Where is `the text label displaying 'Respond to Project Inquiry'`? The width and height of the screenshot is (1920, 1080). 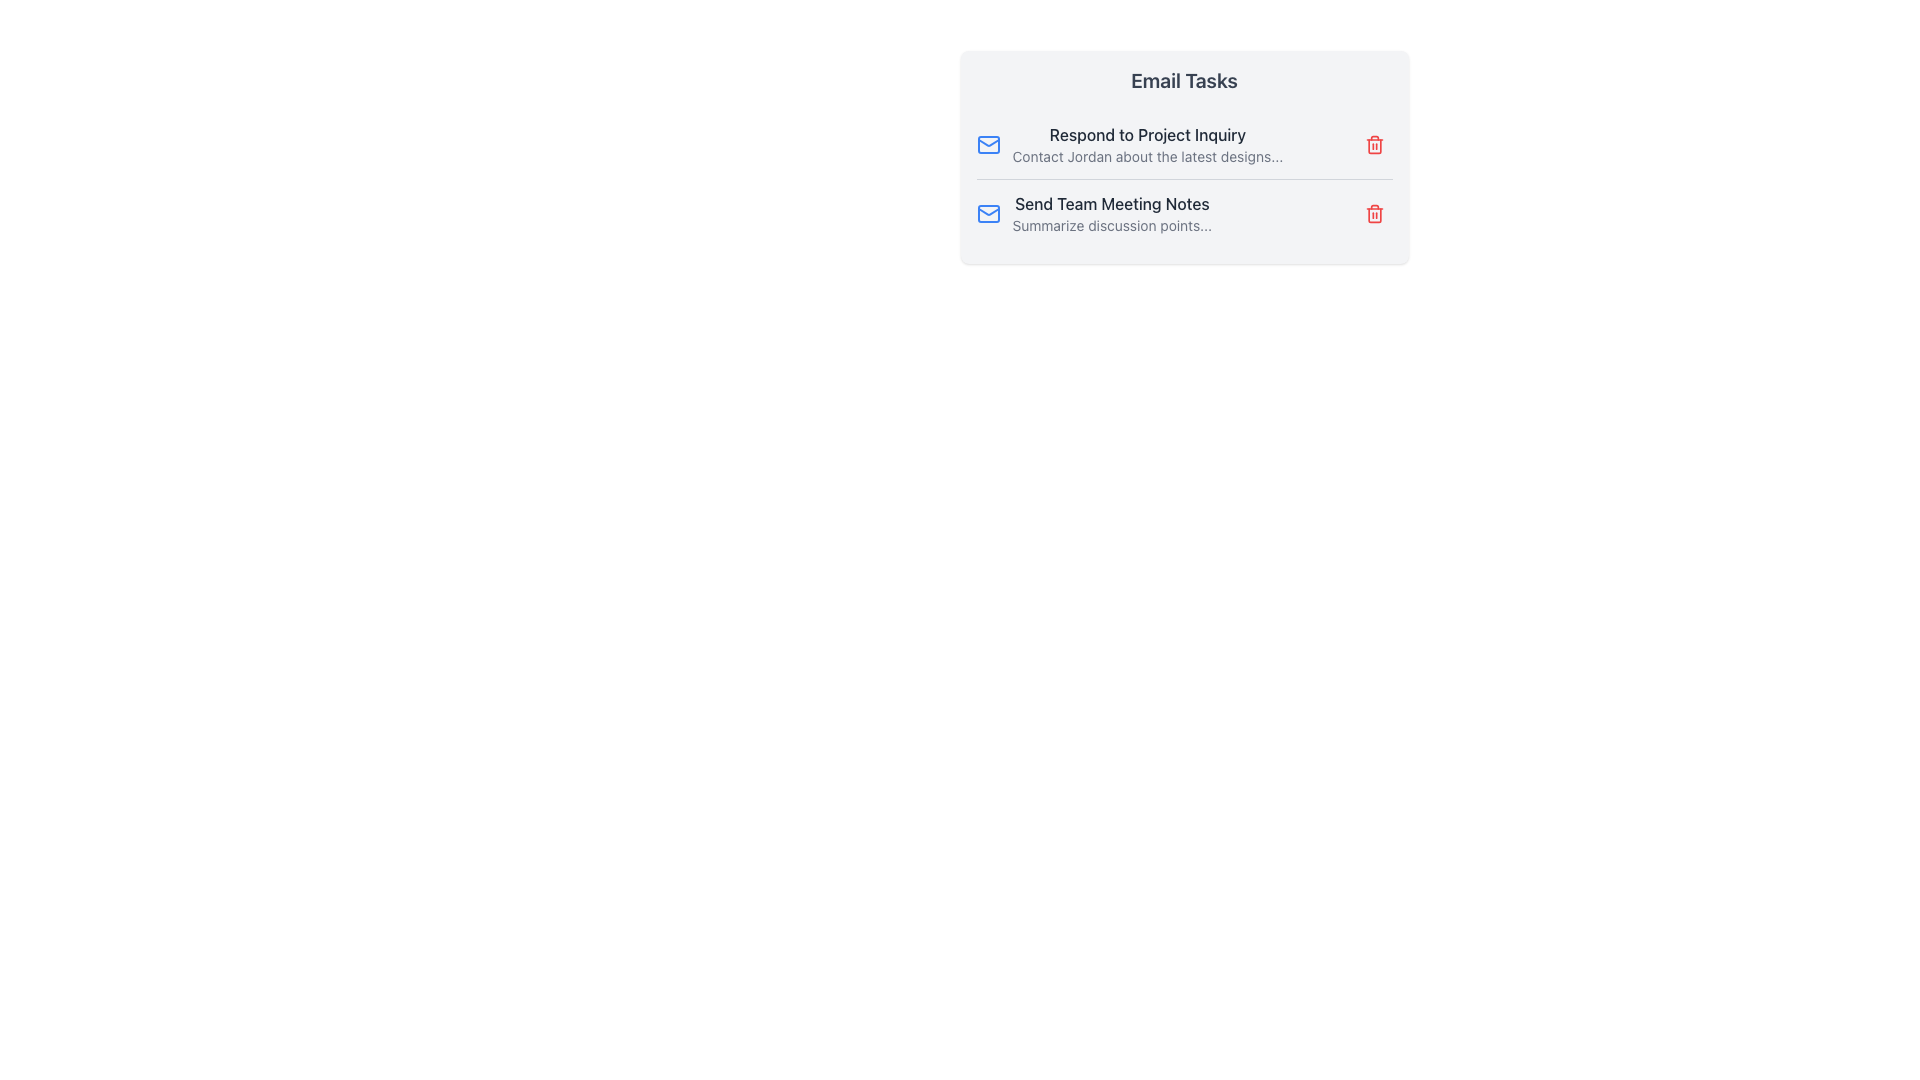
the text label displaying 'Respond to Project Inquiry' is located at coordinates (1147, 144).